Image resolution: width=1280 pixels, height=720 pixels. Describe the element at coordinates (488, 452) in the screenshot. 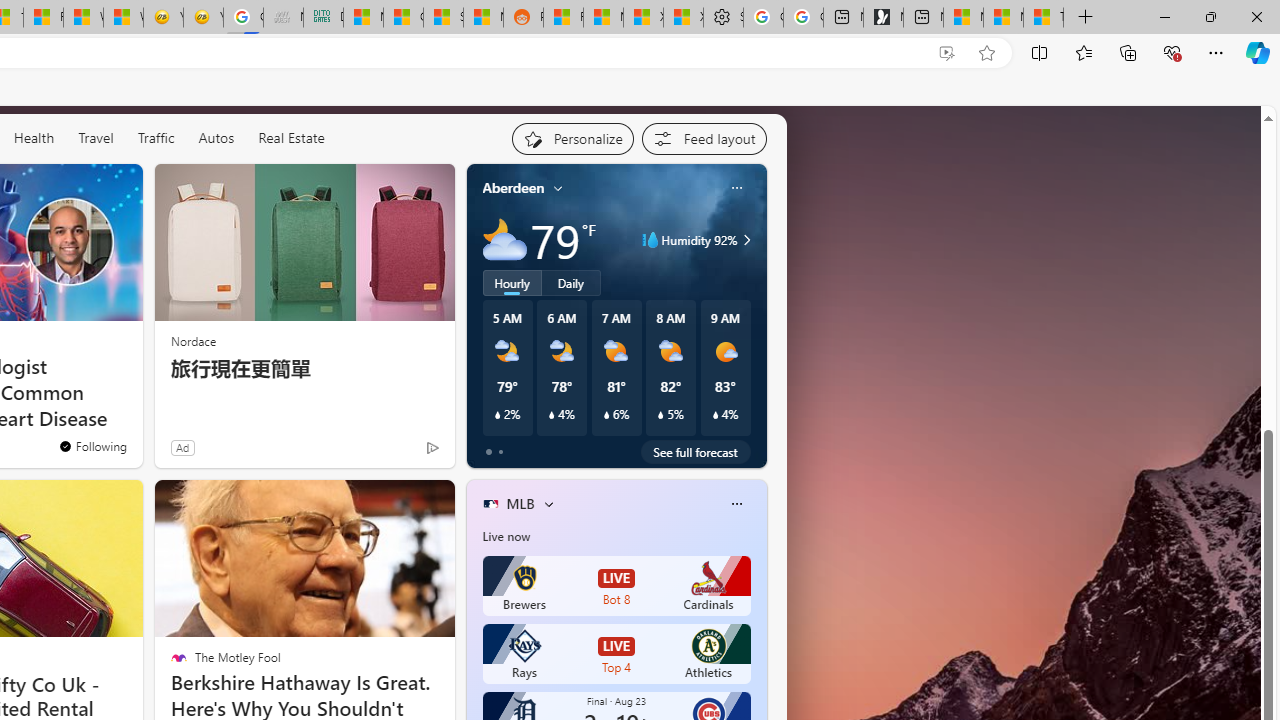

I see `'tab-0'` at that location.